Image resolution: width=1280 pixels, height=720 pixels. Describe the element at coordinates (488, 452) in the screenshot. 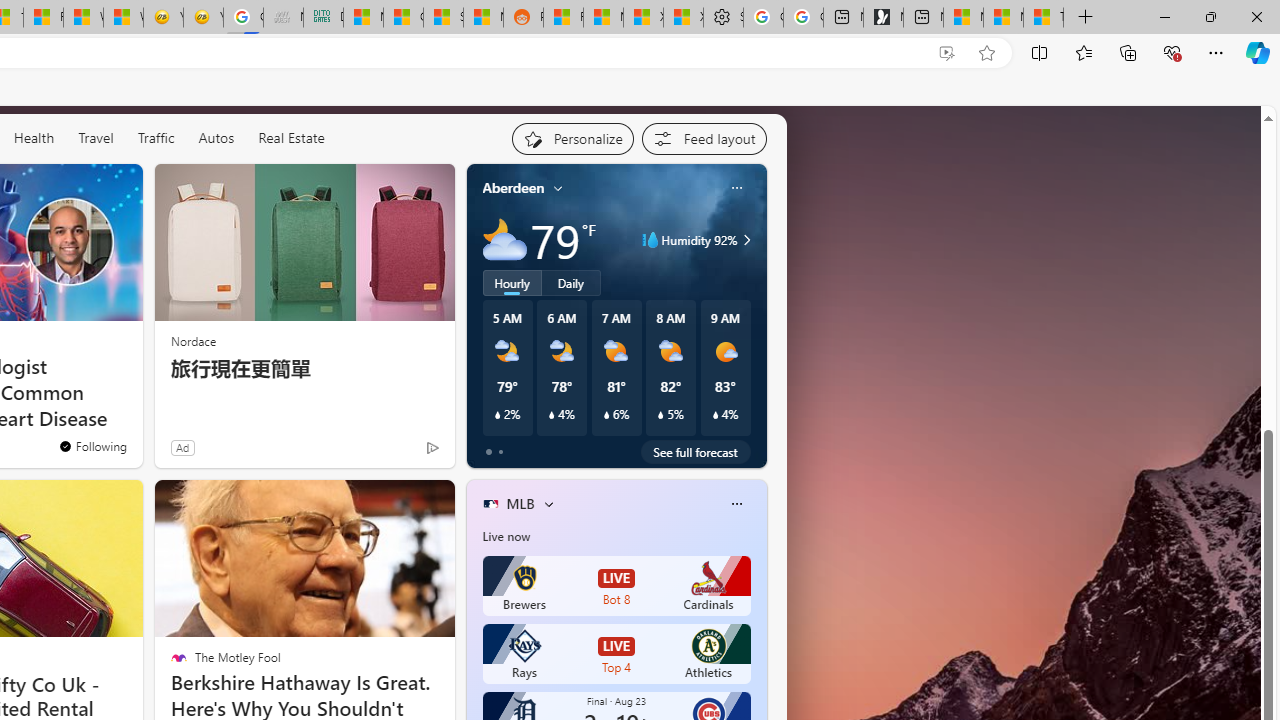

I see `'tab-0'` at that location.